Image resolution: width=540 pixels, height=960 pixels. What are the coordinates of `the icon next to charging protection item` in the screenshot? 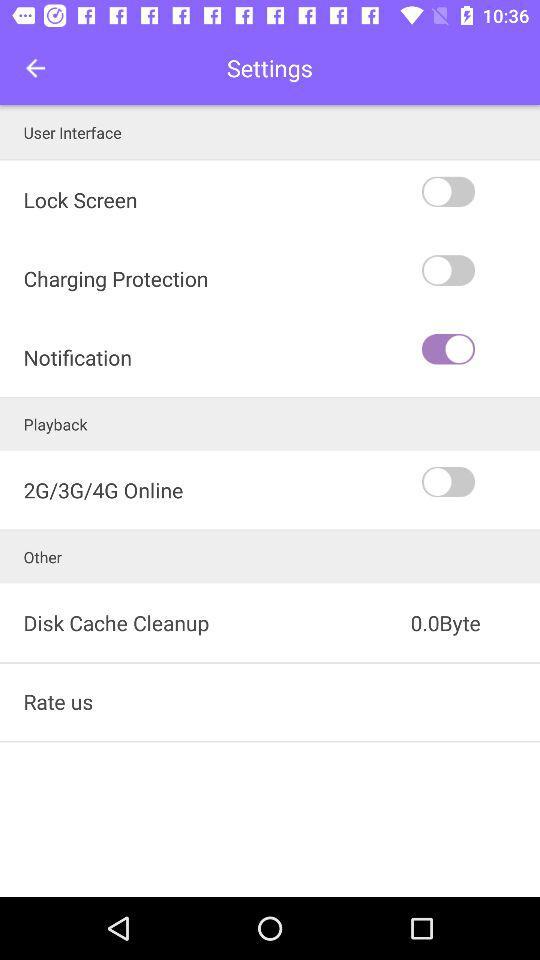 It's located at (478, 349).